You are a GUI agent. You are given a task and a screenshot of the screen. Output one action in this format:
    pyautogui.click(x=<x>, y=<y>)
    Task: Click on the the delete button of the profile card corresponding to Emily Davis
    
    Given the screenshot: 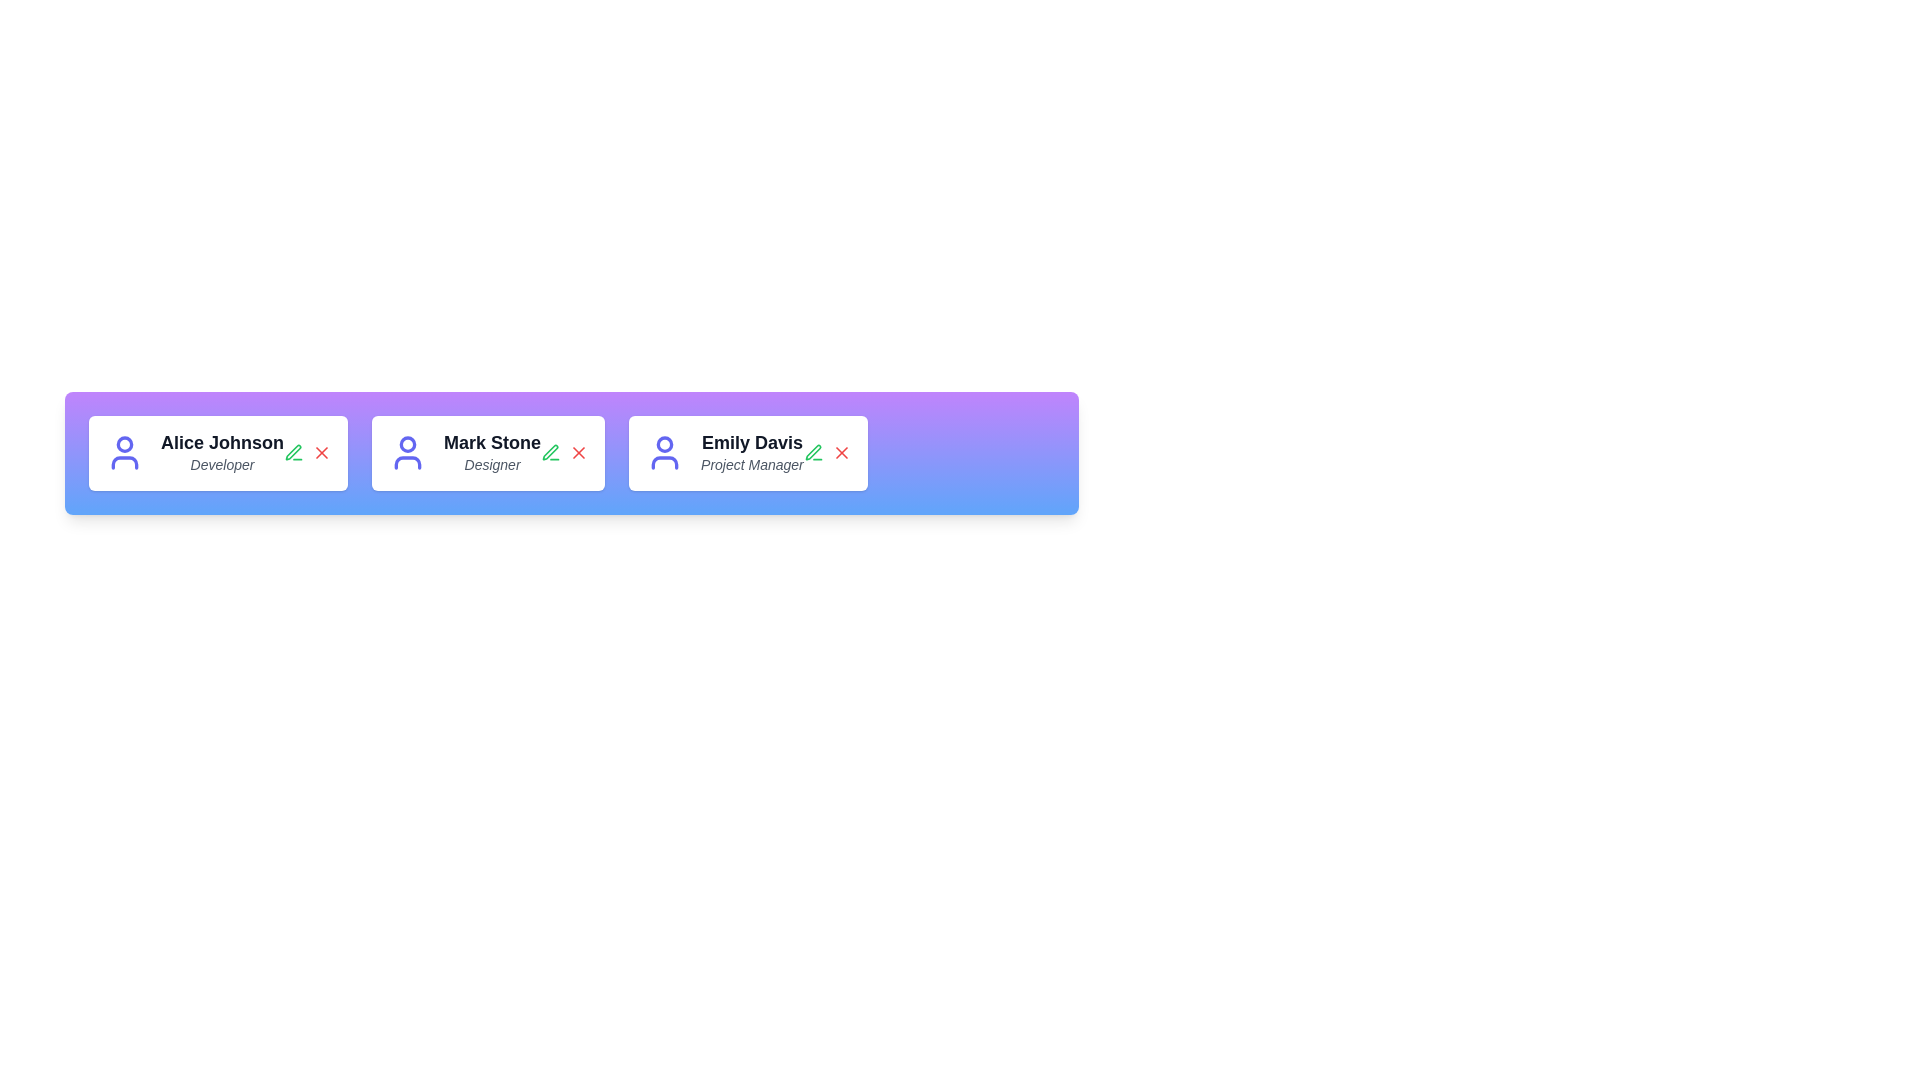 What is the action you would take?
    pyautogui.click(x=841, y=453)
    